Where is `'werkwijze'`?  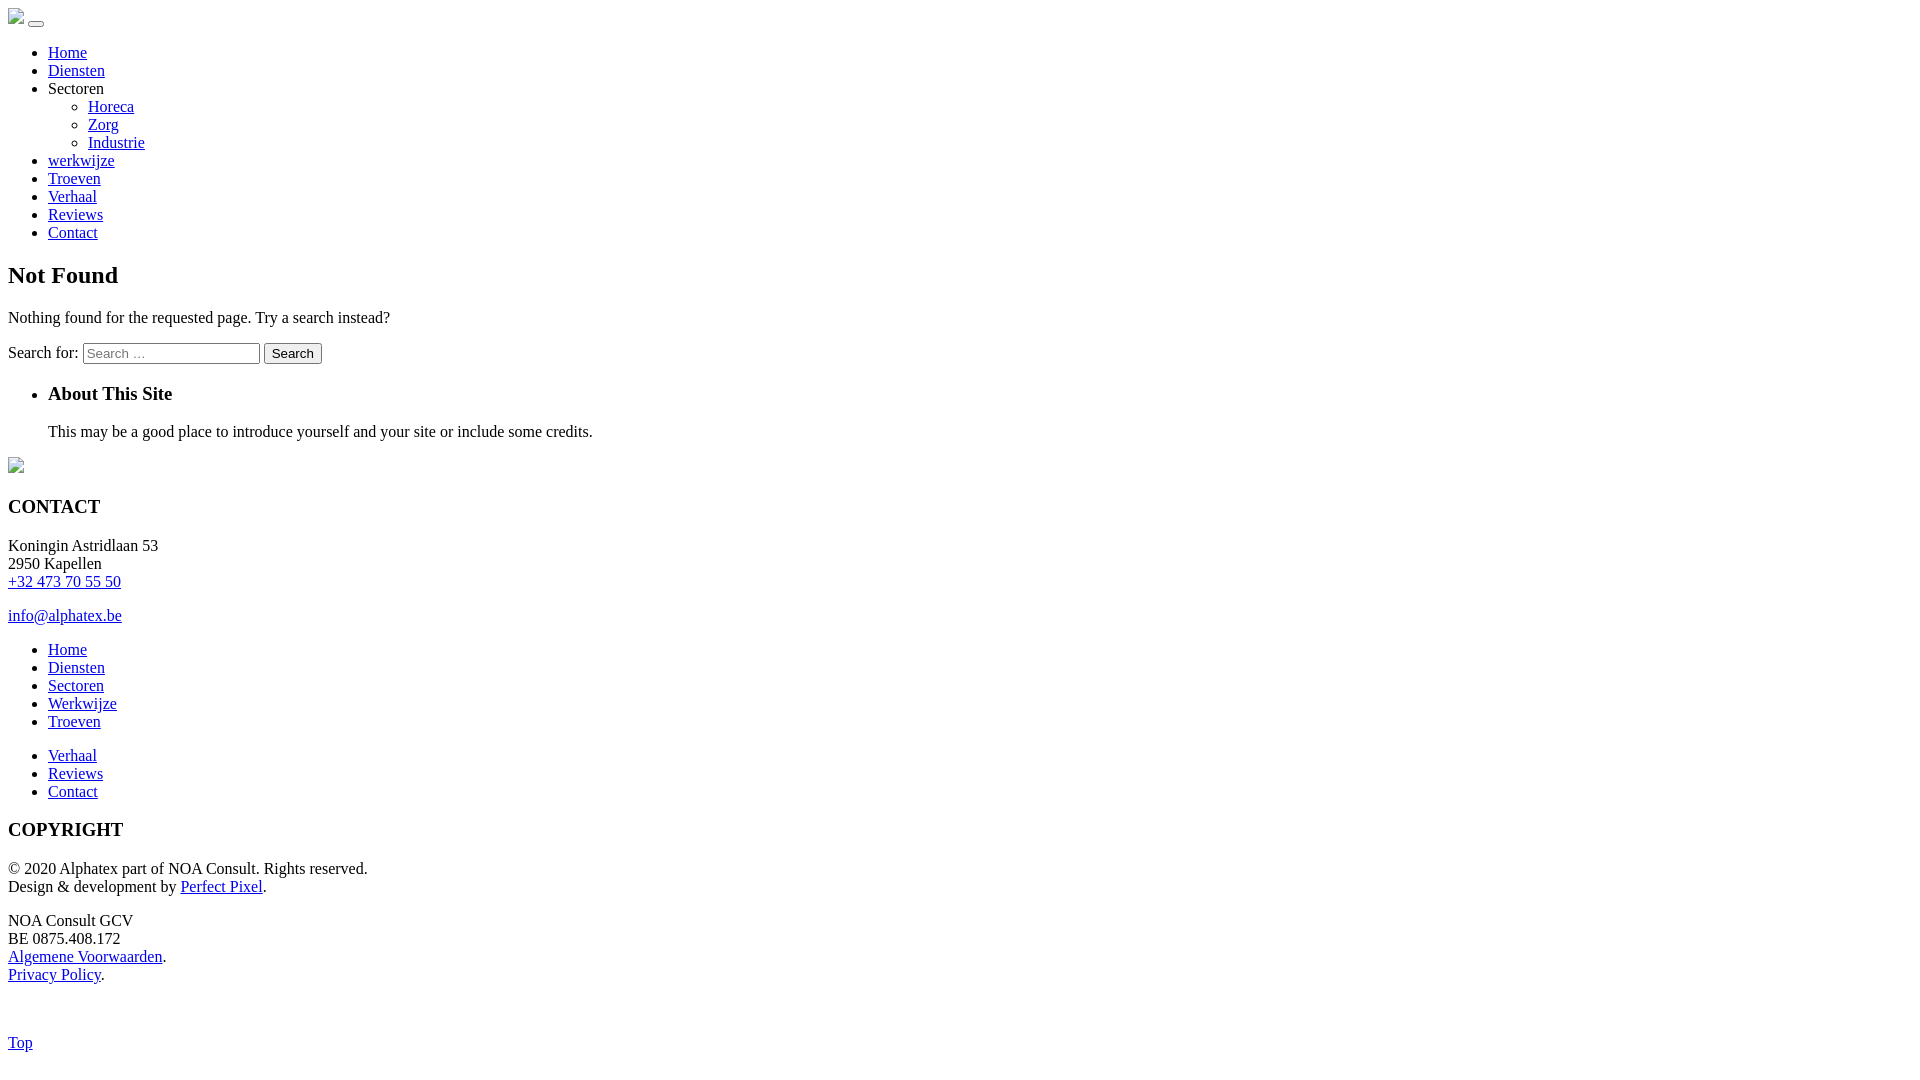
'werkwijze' is located at coordinates (80, 159).